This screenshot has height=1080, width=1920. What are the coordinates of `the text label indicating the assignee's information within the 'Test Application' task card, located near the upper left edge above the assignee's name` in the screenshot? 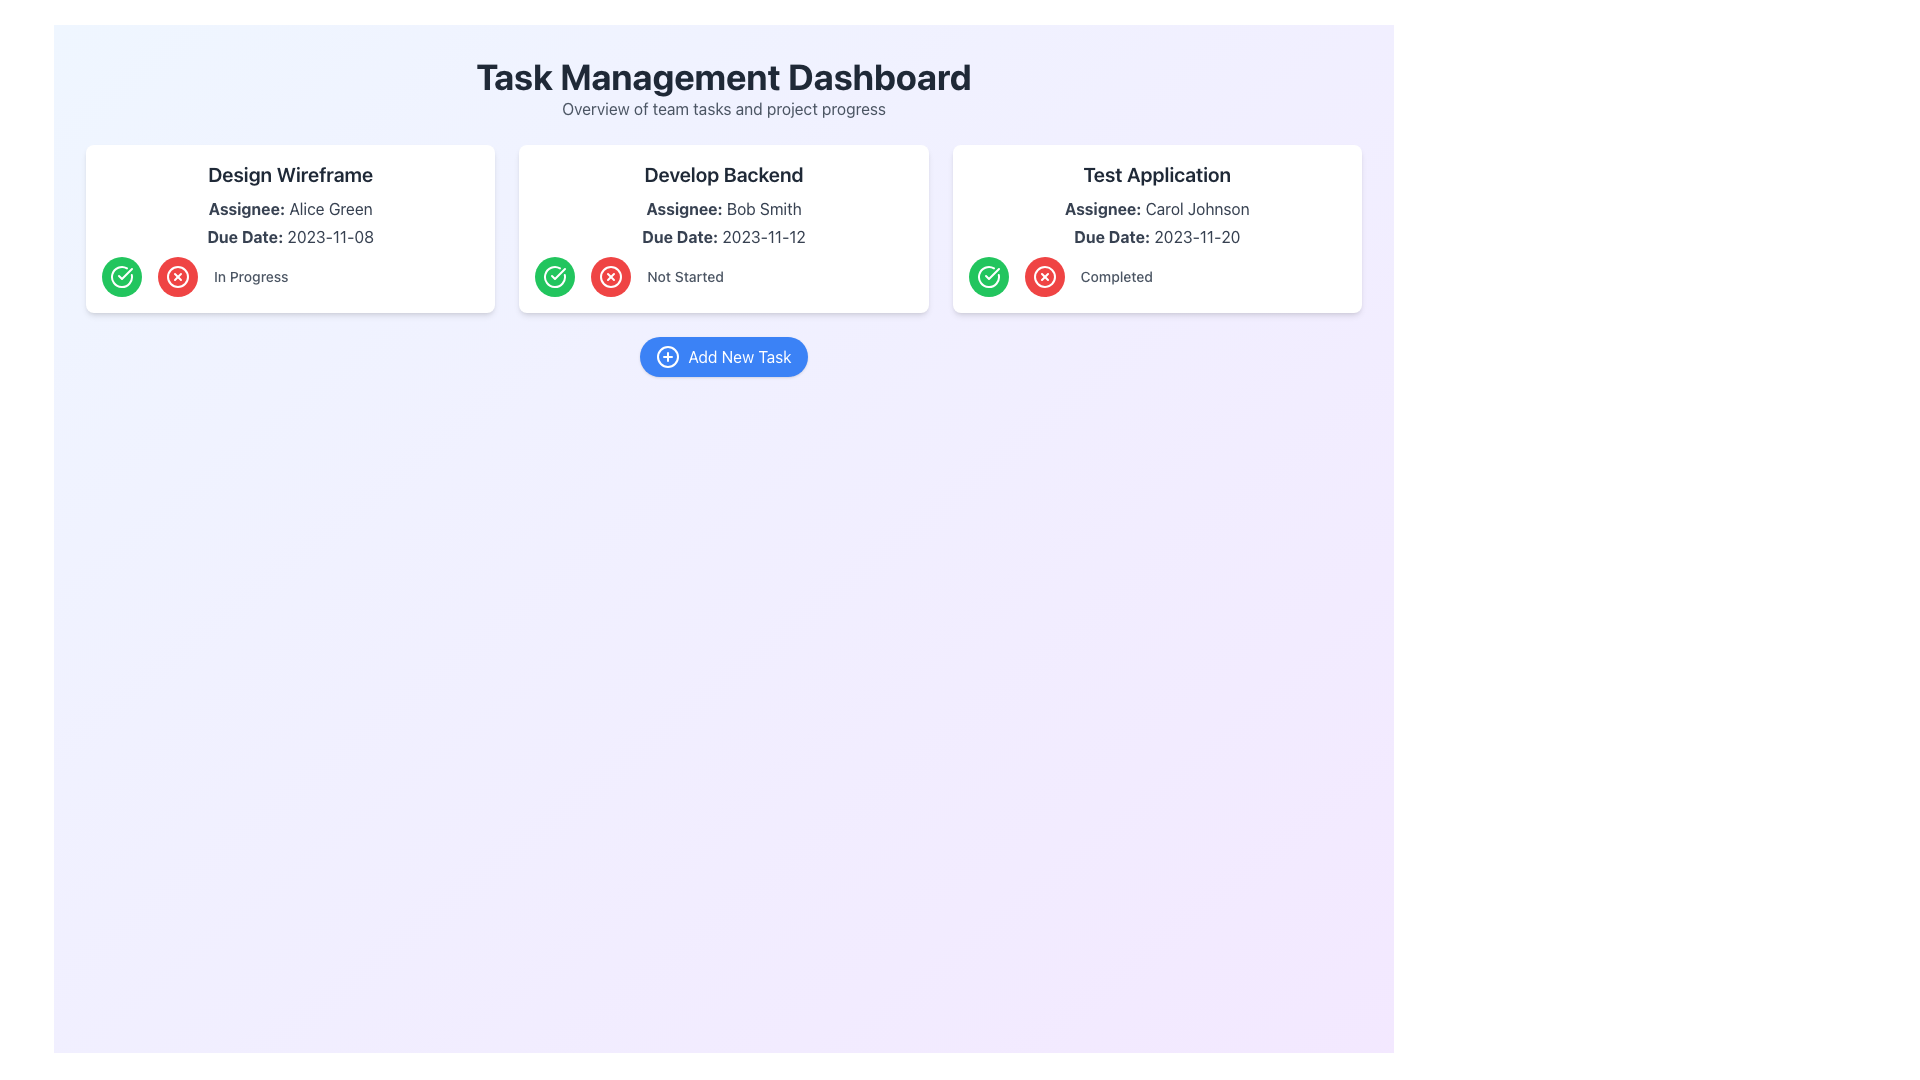 It's located at (1102, 208).